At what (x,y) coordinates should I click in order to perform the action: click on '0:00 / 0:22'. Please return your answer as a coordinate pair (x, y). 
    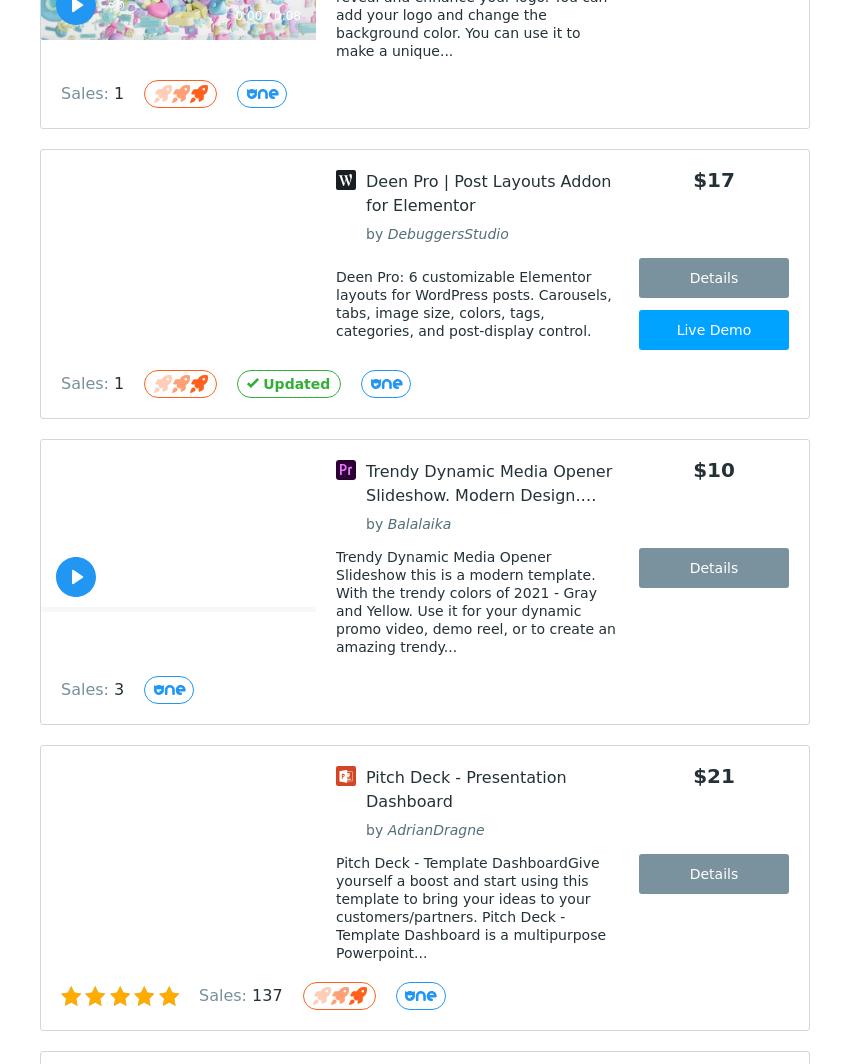
    Looking at the image, I should click on (235, 587).